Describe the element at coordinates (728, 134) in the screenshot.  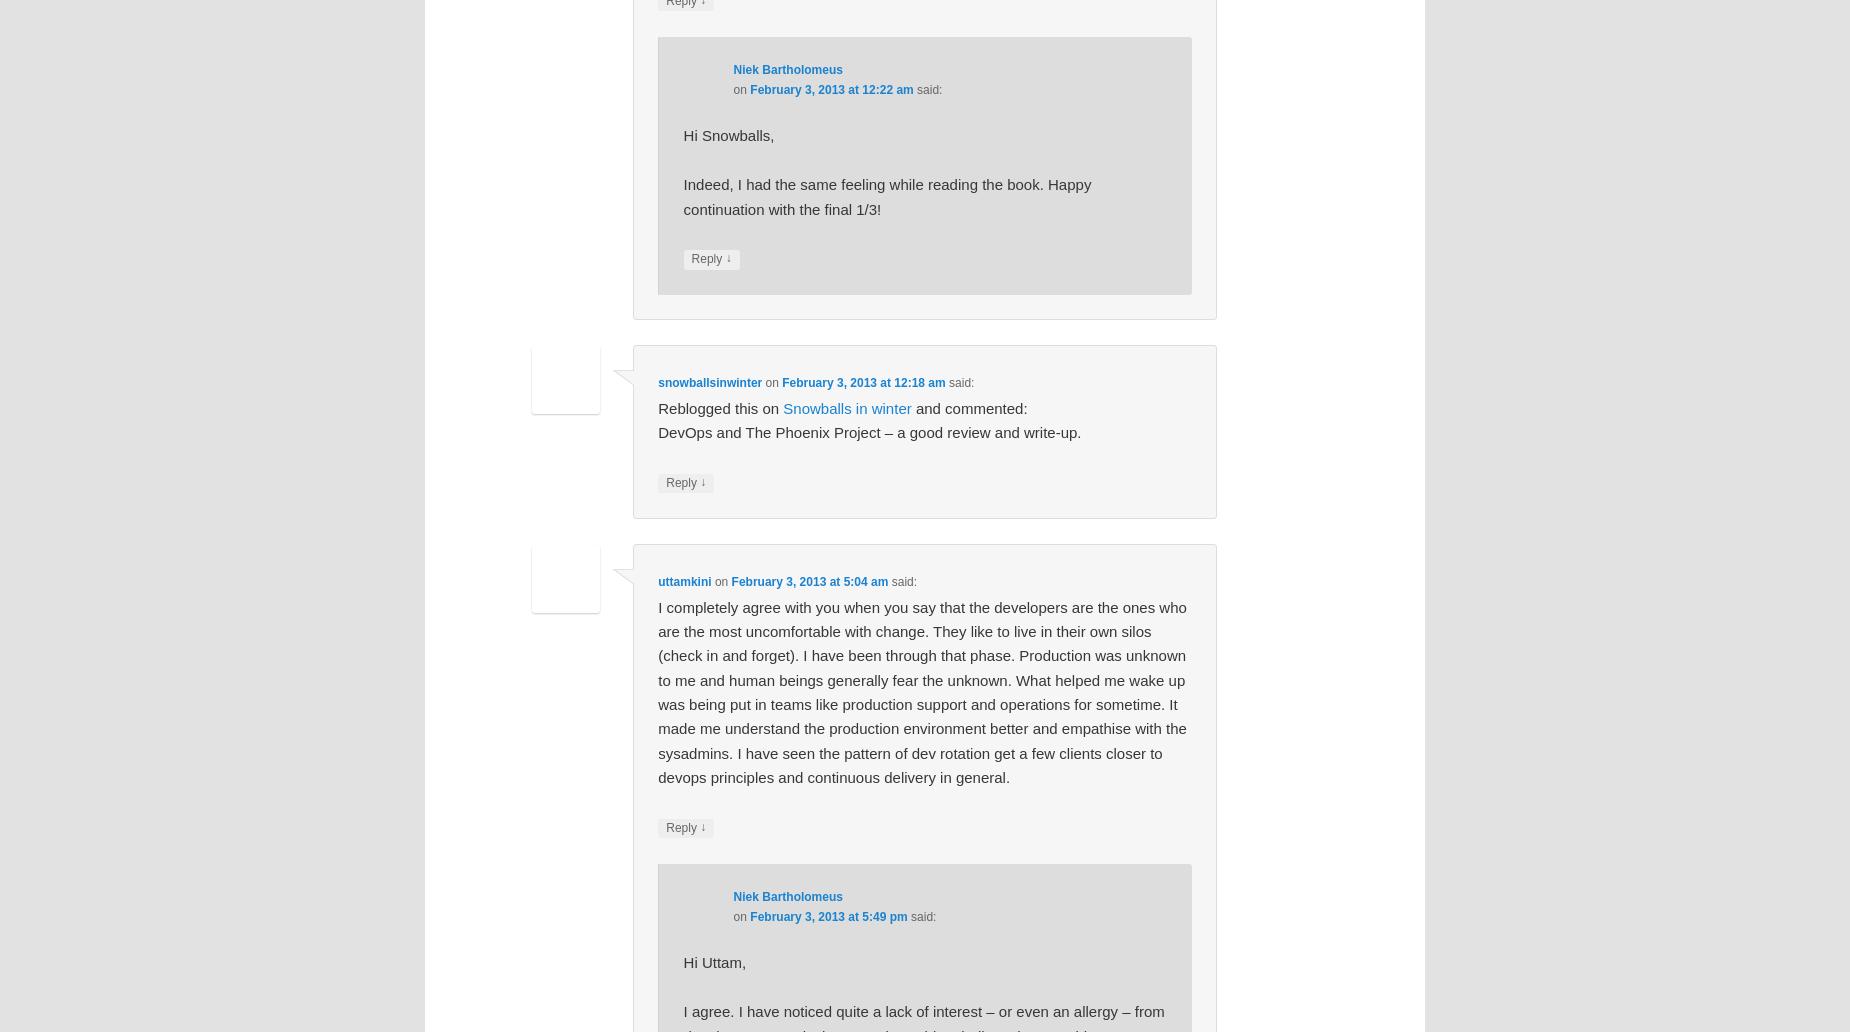
I see `'Hi Snowballs,'` at that location.